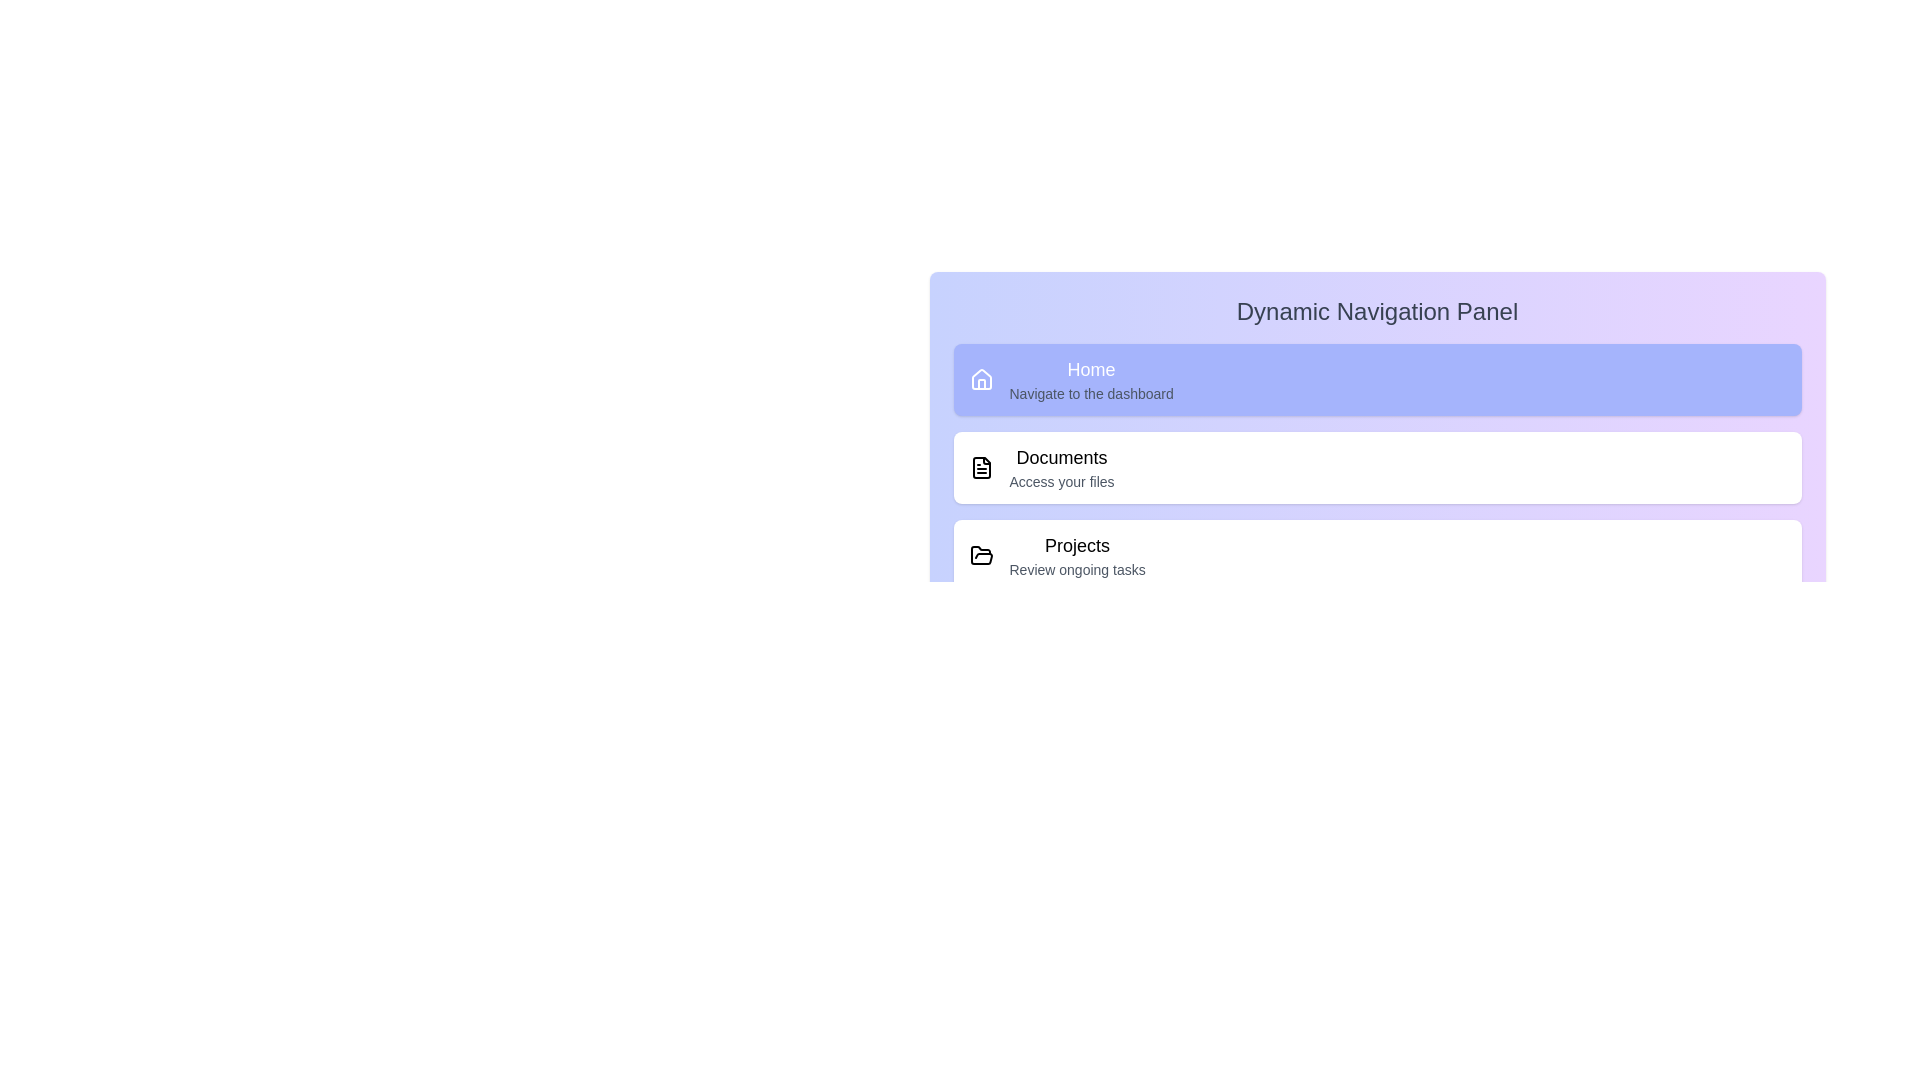  What do you see at coordinates (1376, 555) in the screenshot?
I see `the navigation item Projects` at bounding box center [1376, 555].